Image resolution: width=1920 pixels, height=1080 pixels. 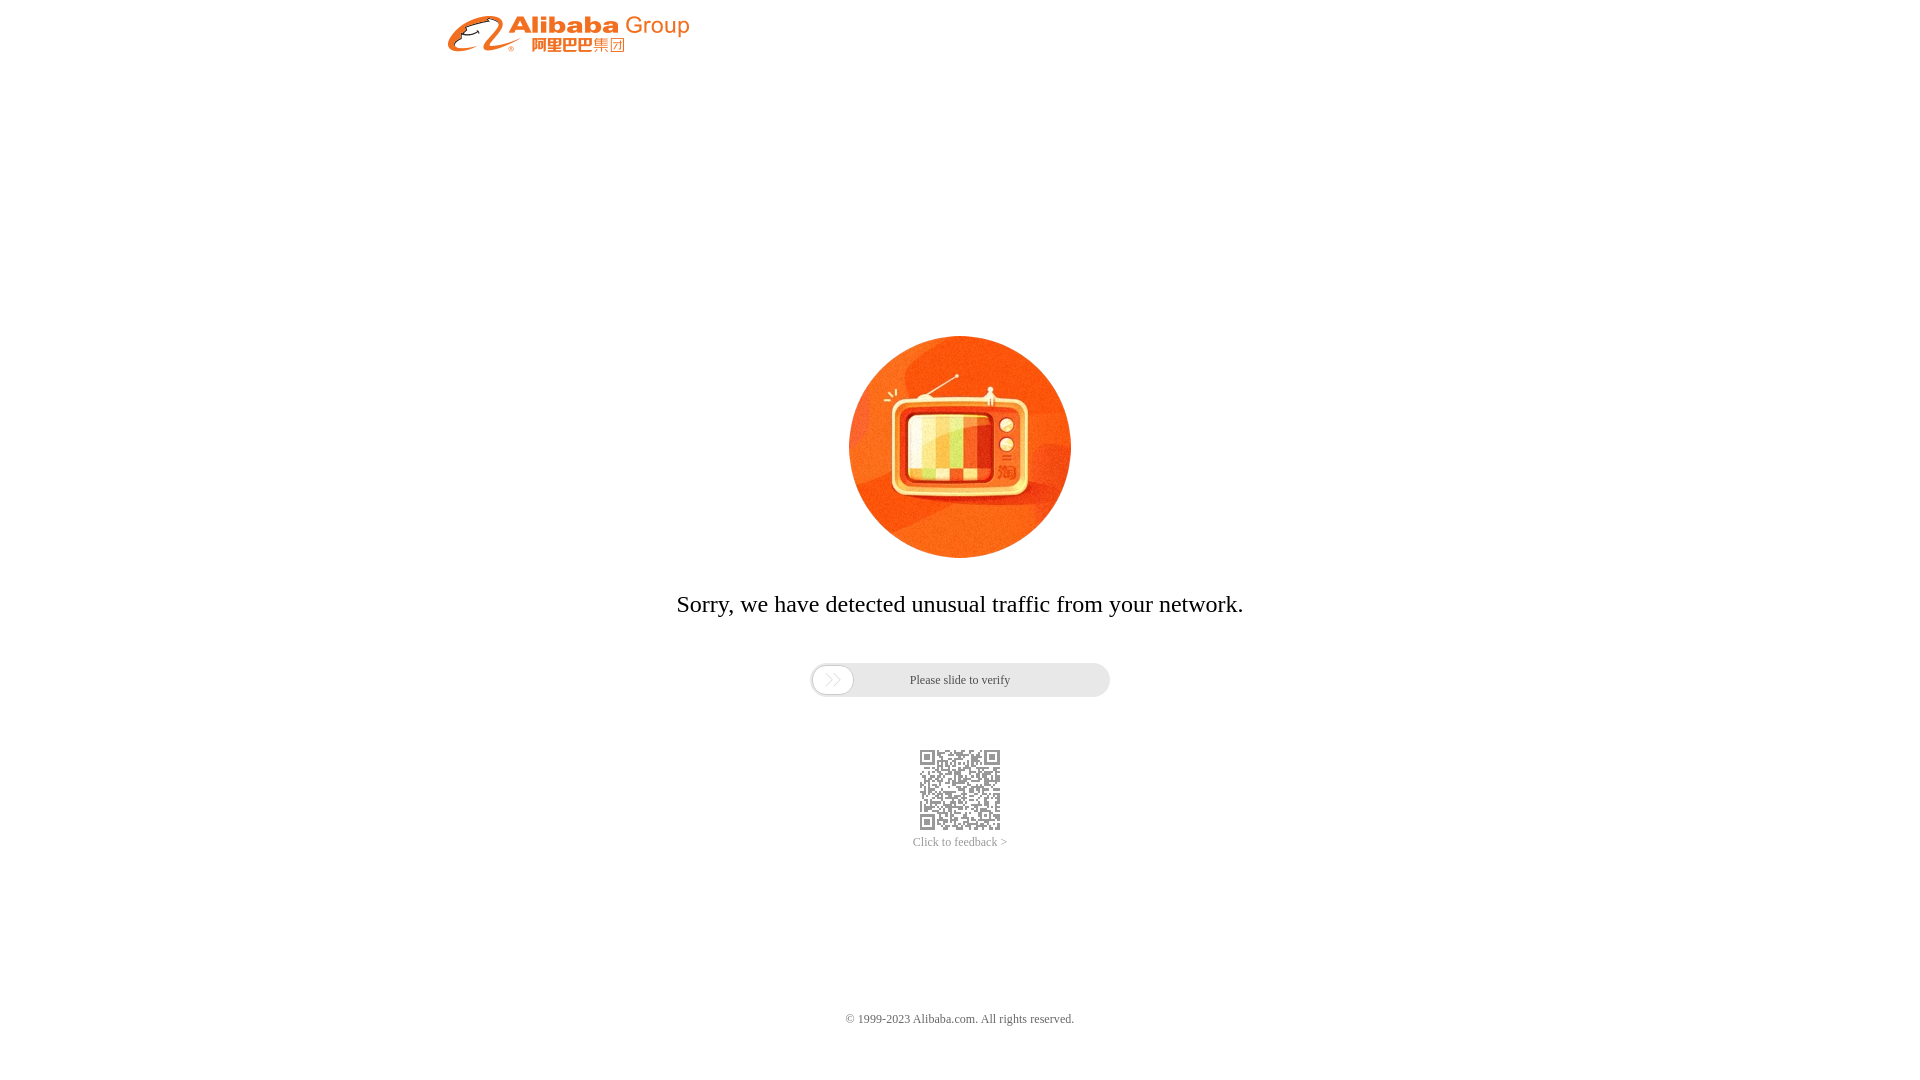 I want to click on 'Click to feedback >', so click(x=960, y=842).